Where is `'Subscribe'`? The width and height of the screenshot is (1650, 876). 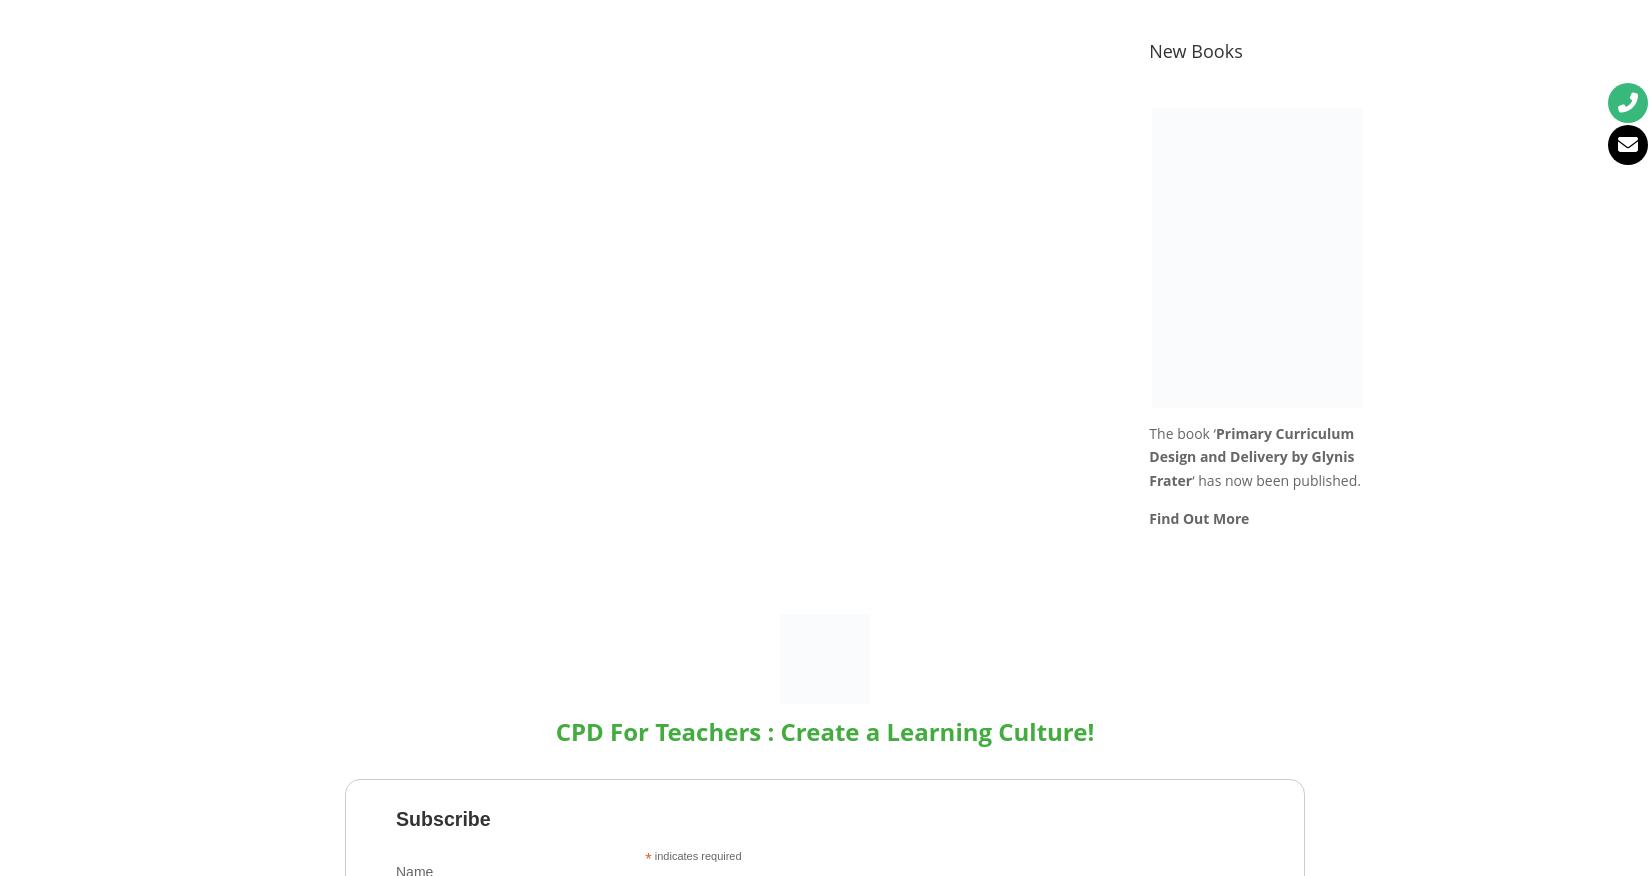 'Subscribe' is located at coordinates (442, 817).